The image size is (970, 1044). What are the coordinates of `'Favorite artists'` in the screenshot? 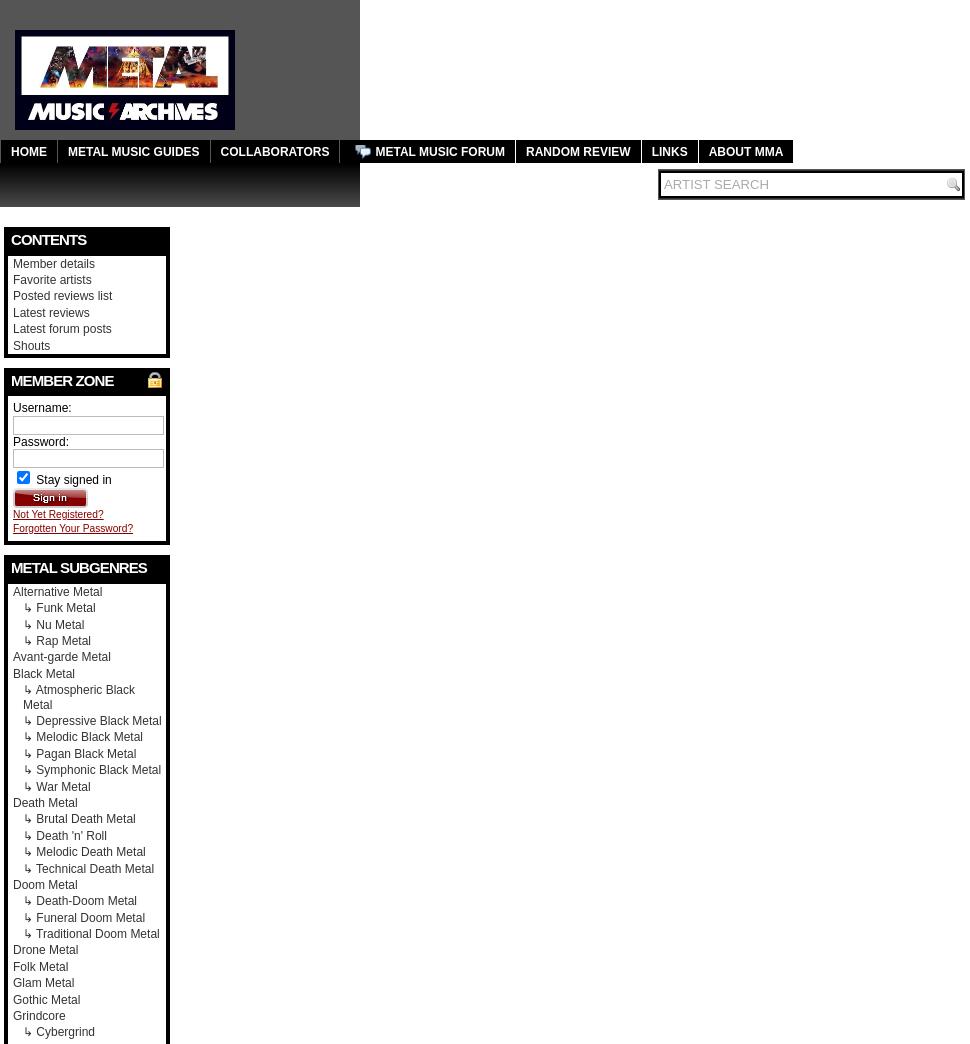 It's located at (50, 277).